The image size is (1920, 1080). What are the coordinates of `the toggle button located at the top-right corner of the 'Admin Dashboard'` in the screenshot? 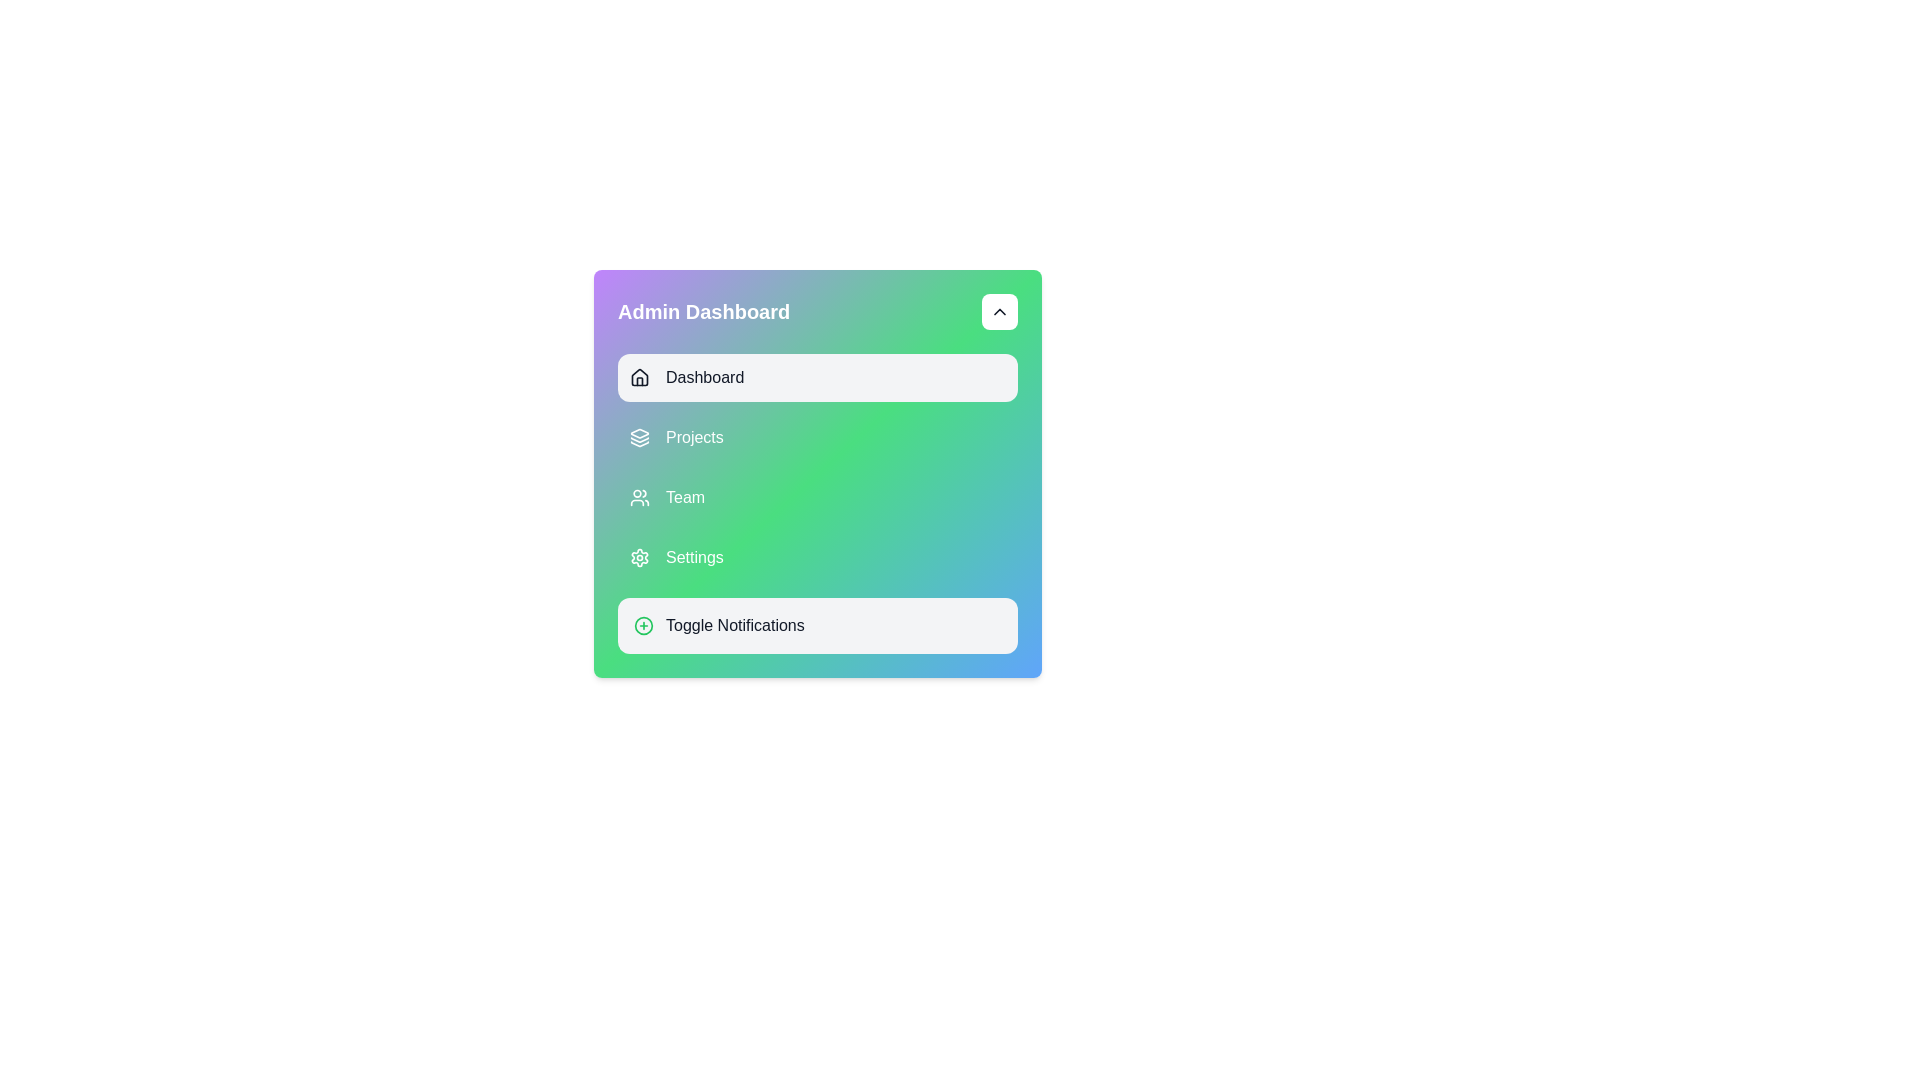 It's located at (999, 312).